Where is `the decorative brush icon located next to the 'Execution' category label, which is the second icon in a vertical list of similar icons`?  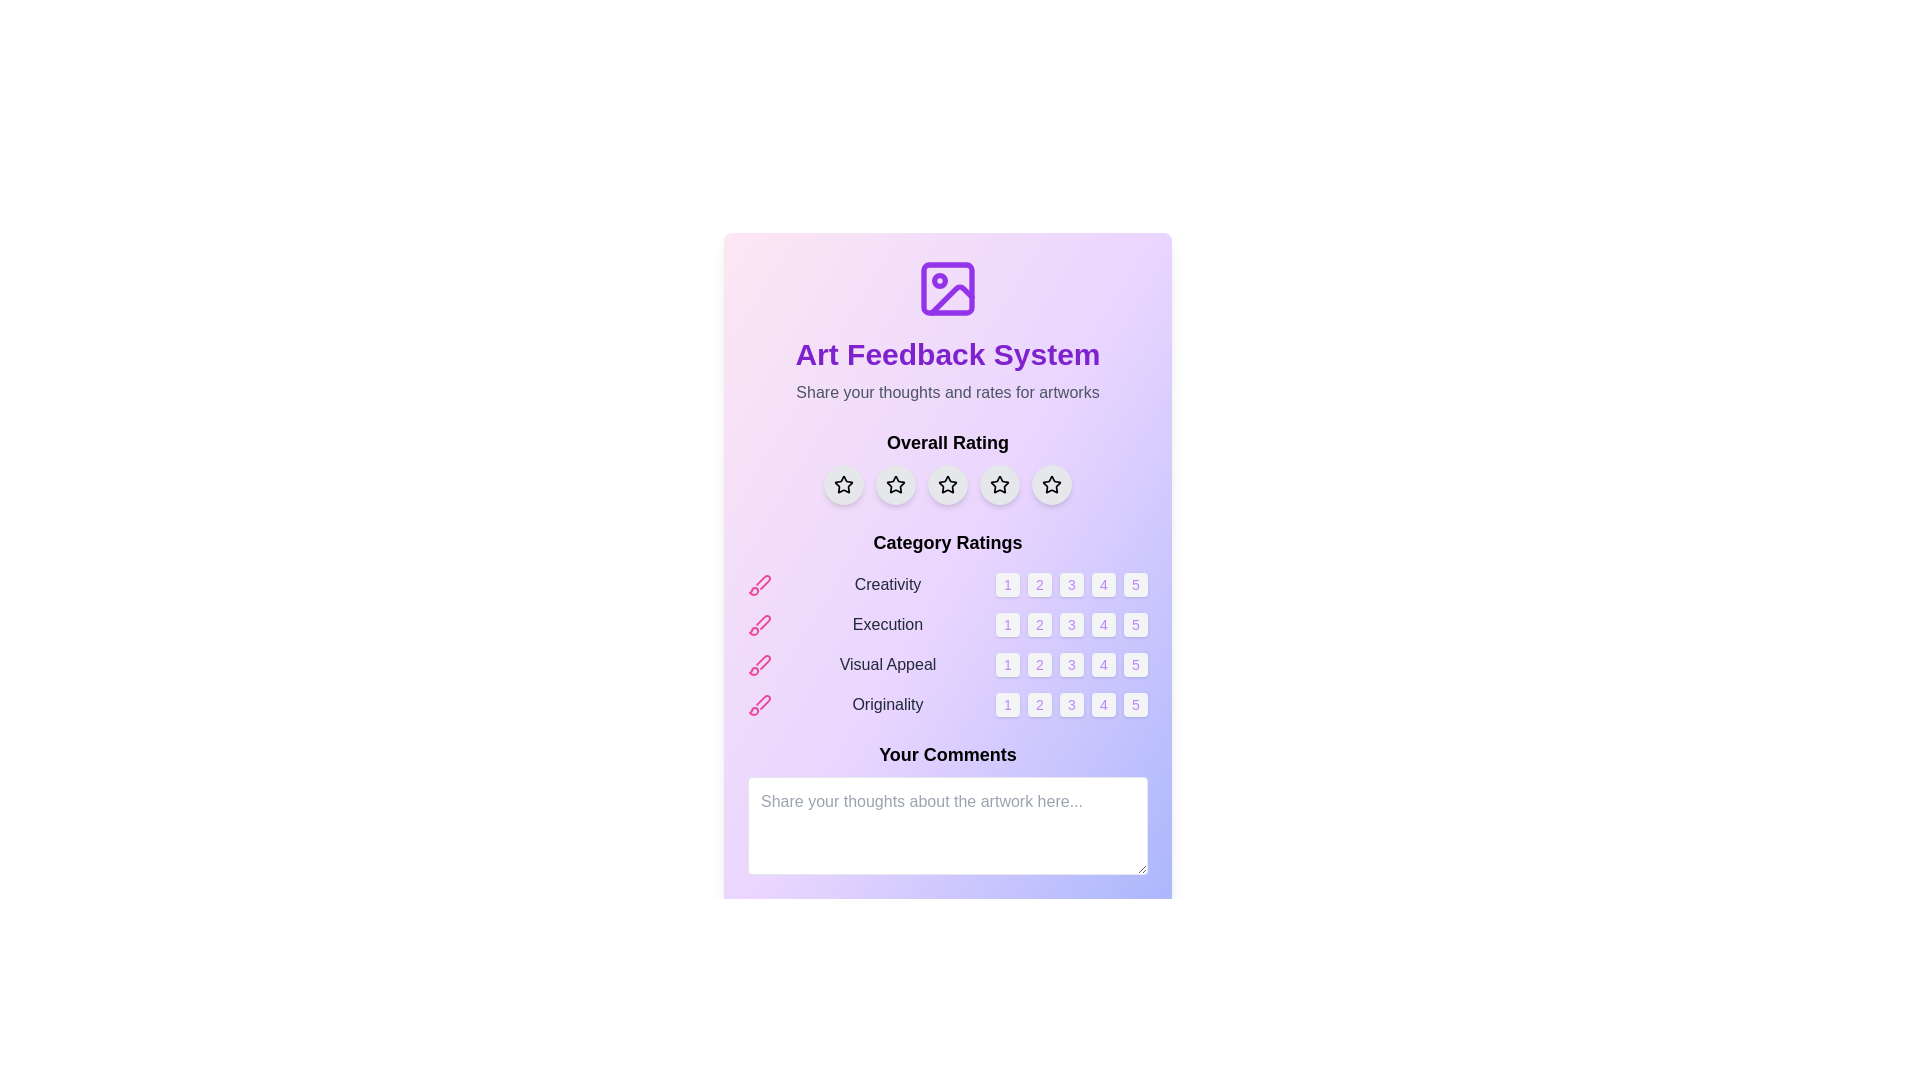 the decorative brush icon located next to the 'Execution' category label, which is the second icon in a vertical list of similar icons is located at coordinates (762, 621).